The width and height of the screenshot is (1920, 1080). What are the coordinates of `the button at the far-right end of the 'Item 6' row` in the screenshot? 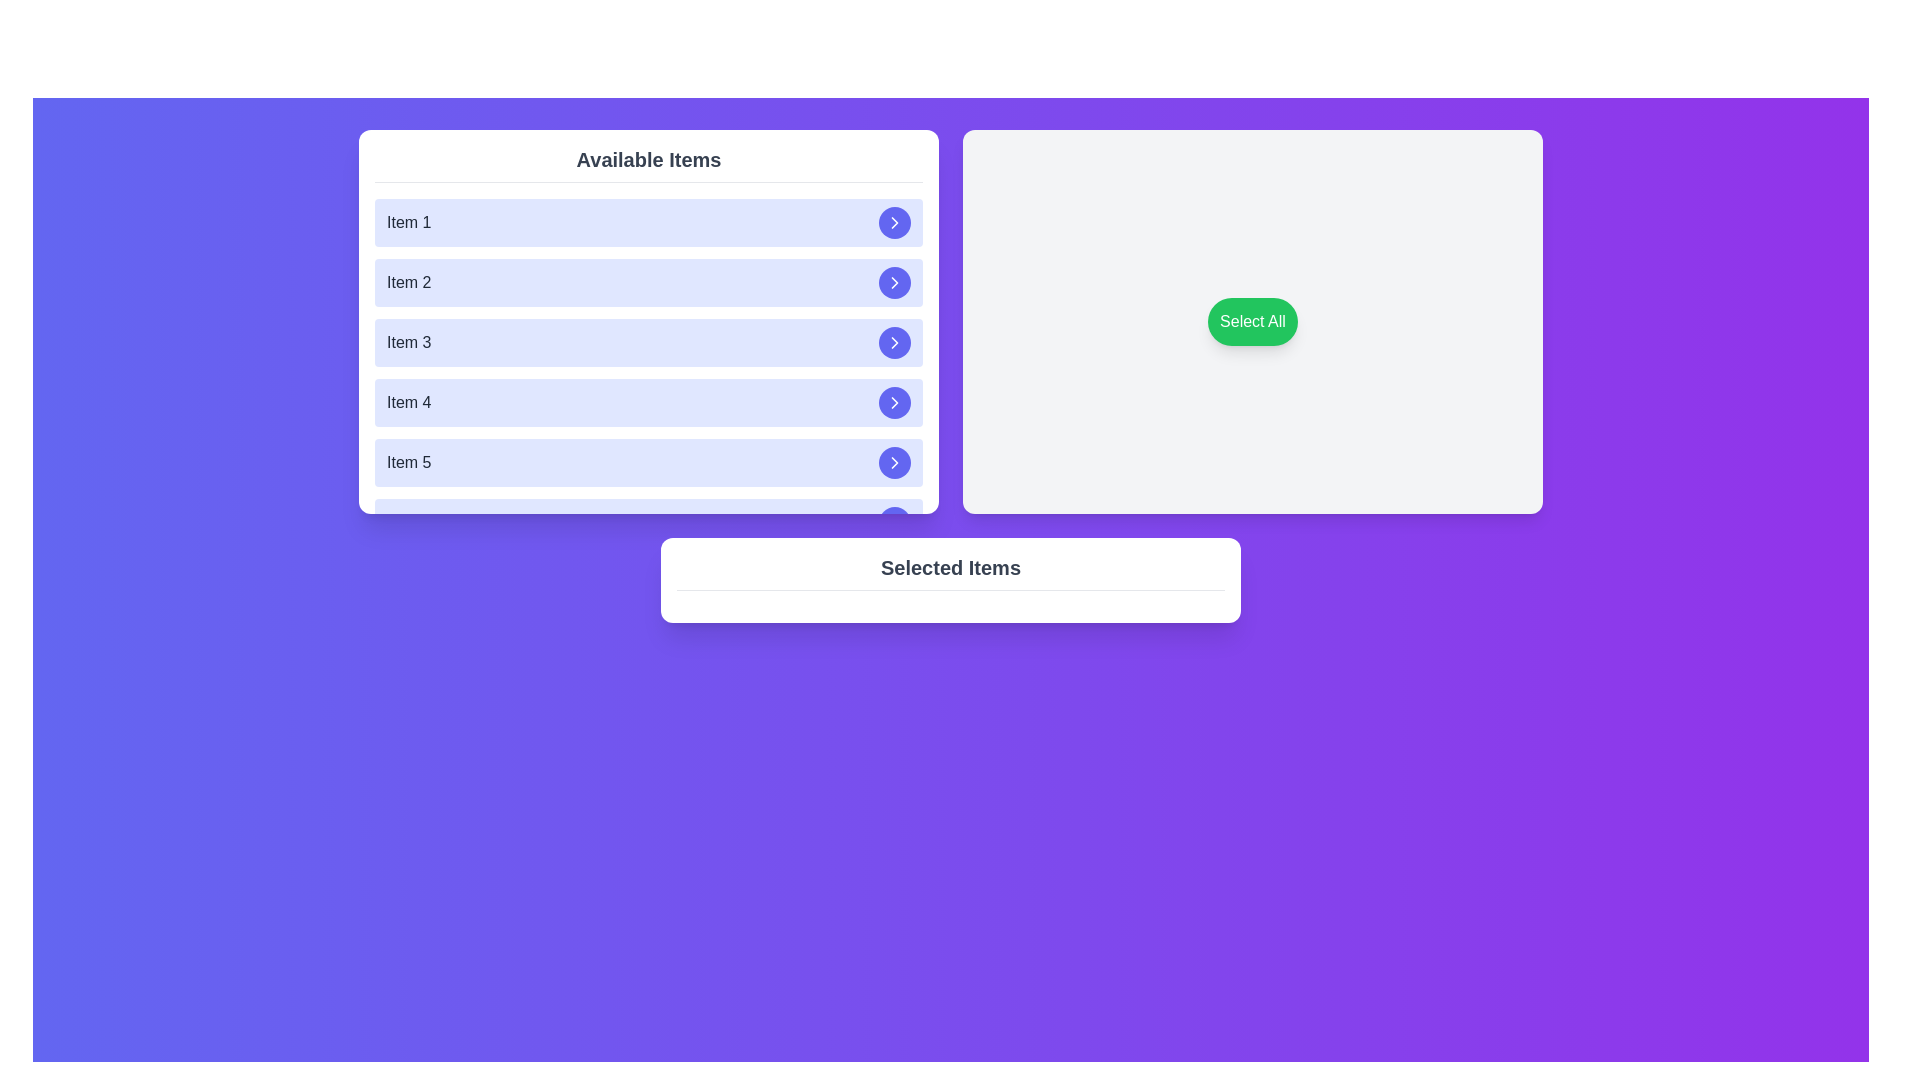 It's located at (893, 522).